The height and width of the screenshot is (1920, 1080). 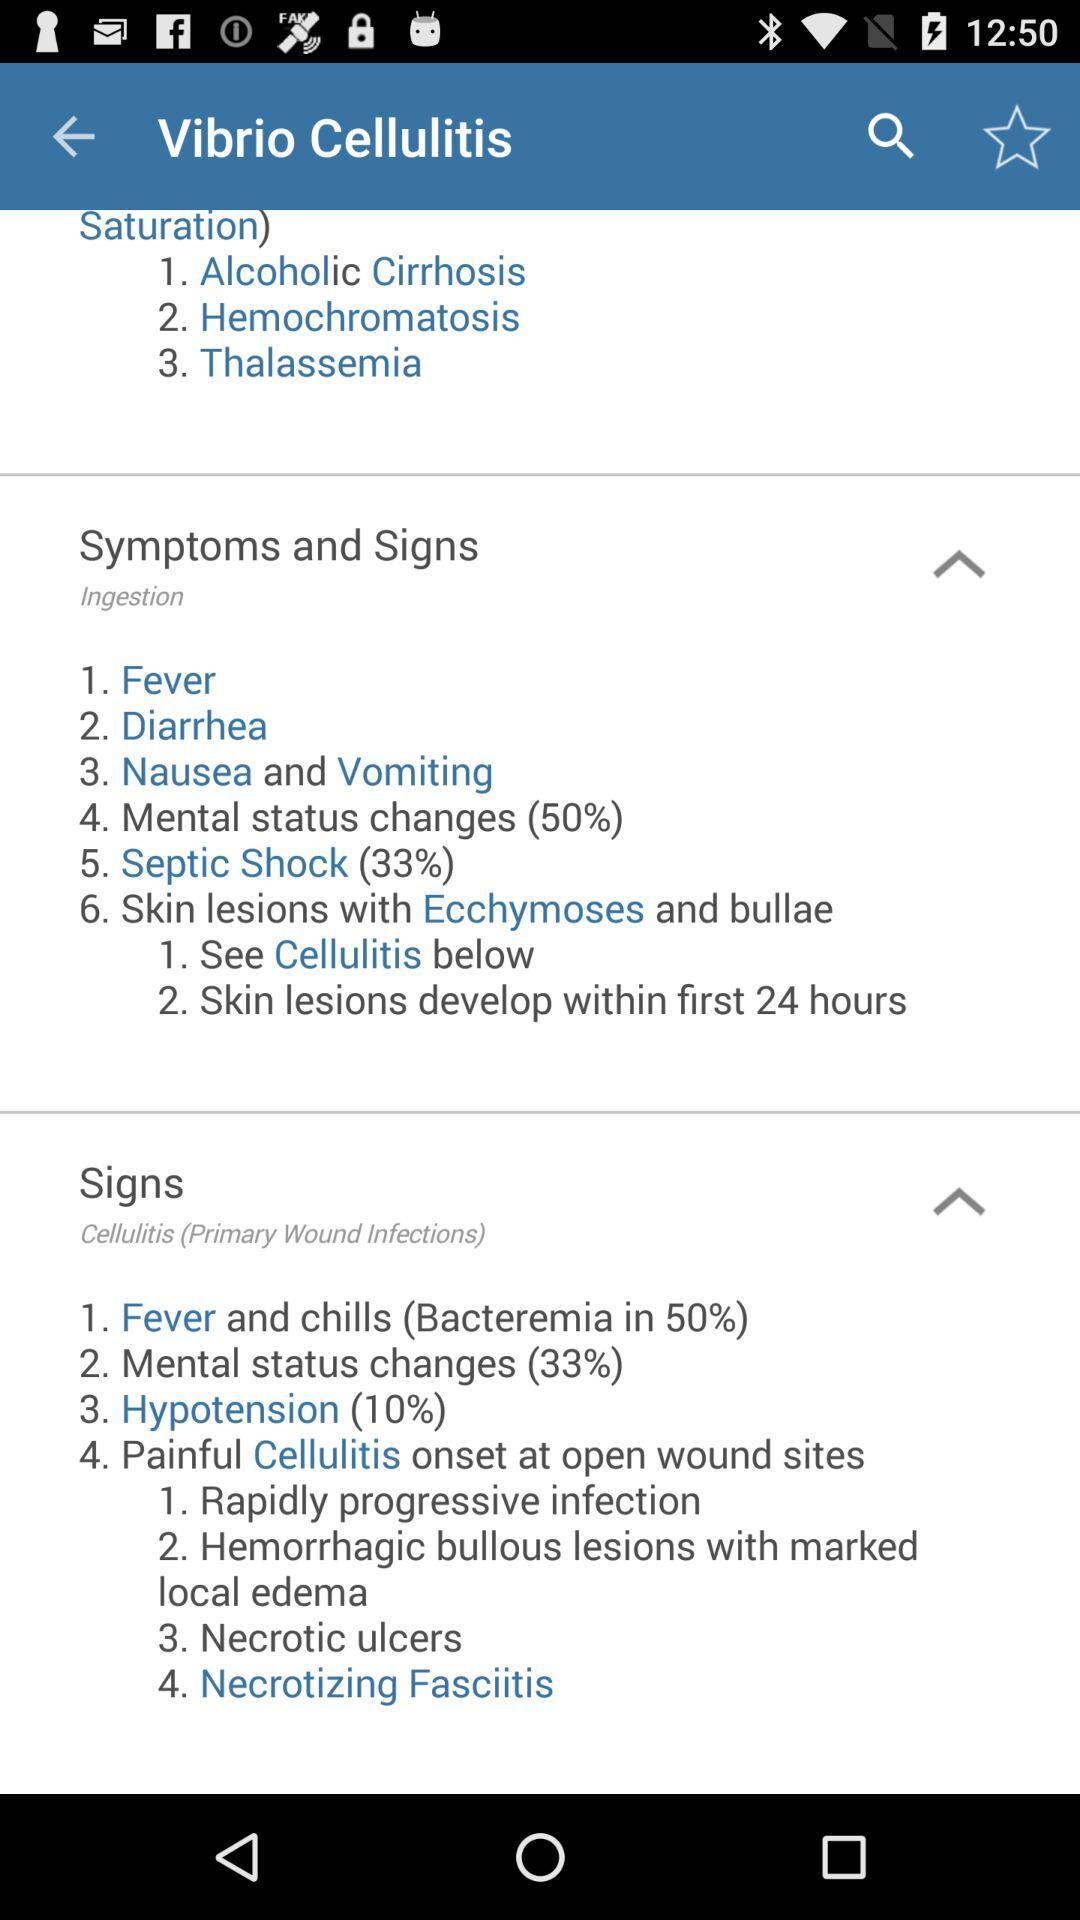 What do you see at coordinates (890, 135) in the screenshot?
I see `the item above 1 immunocompromising conditions` at bounding box center [890, 135].